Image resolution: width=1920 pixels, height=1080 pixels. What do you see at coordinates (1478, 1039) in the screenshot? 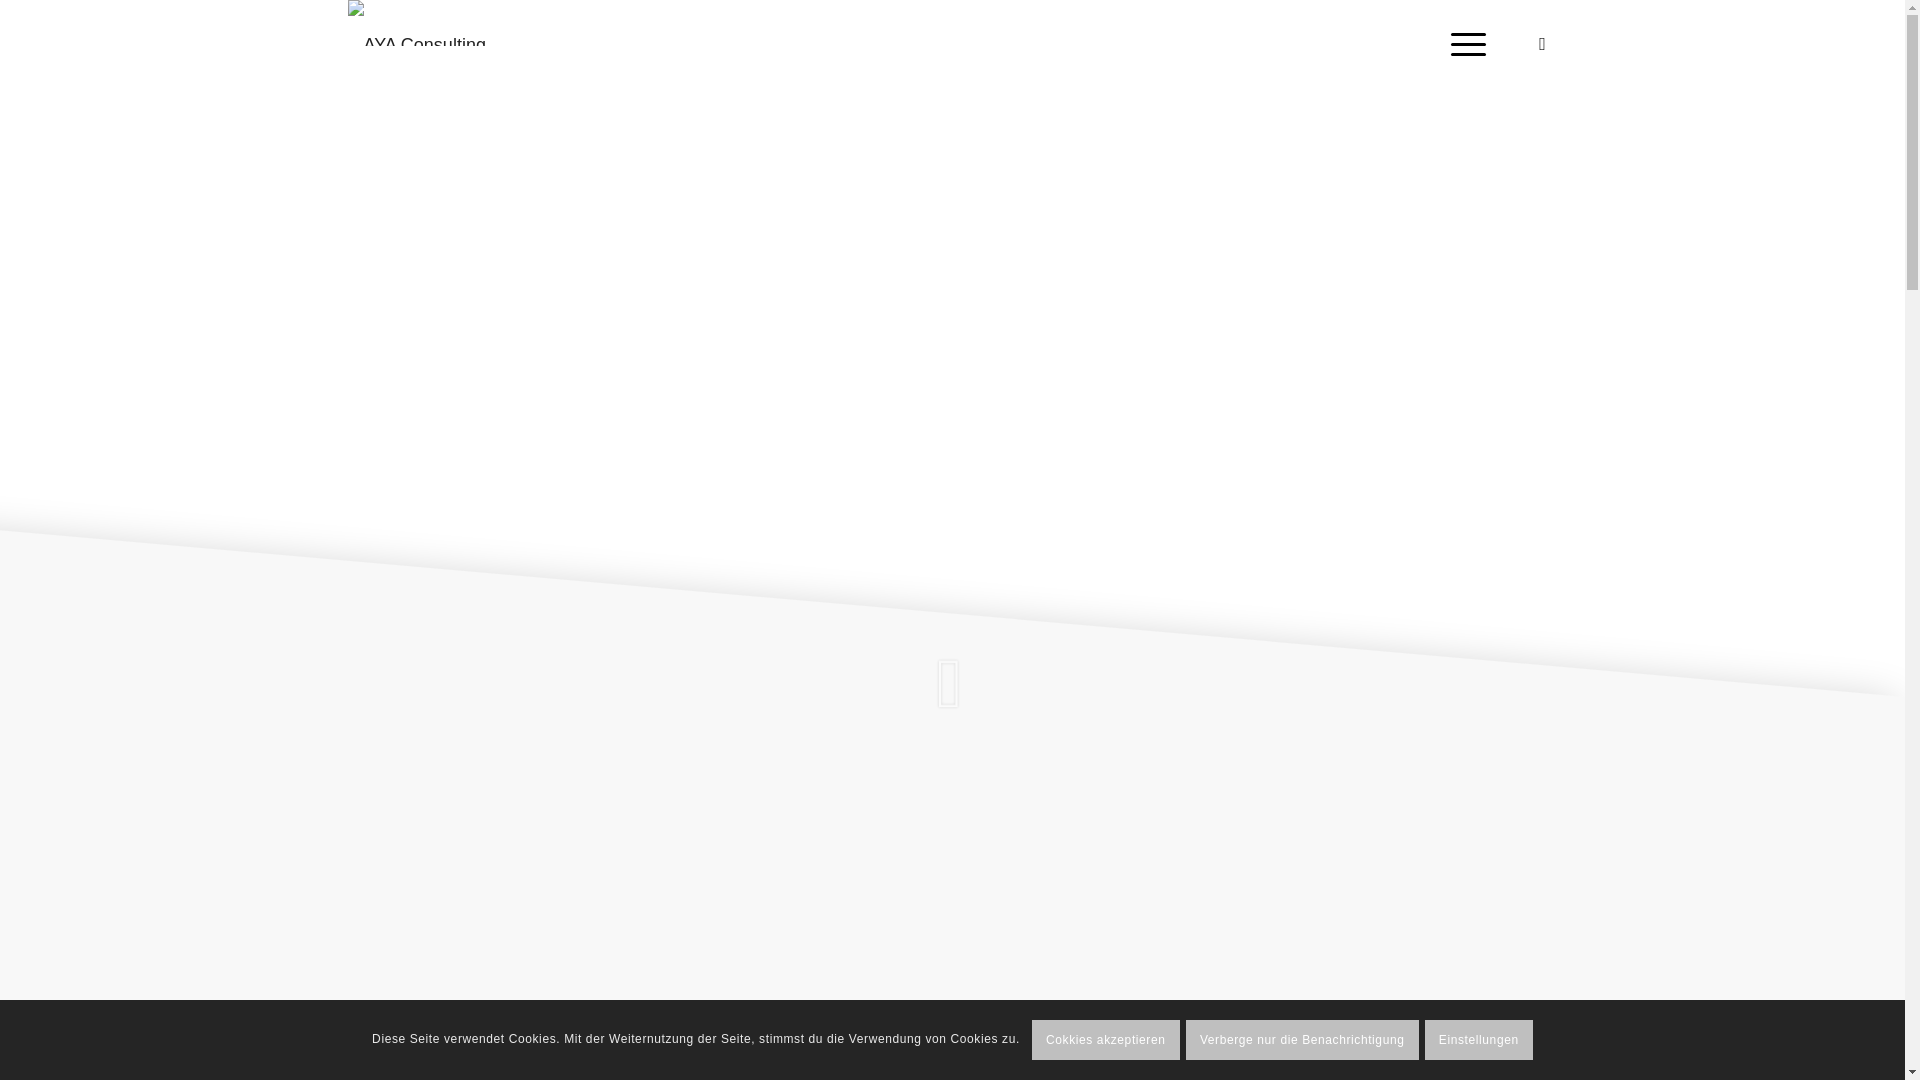
I see `'Einstellungen'` at bounding box center [1478, 1039].